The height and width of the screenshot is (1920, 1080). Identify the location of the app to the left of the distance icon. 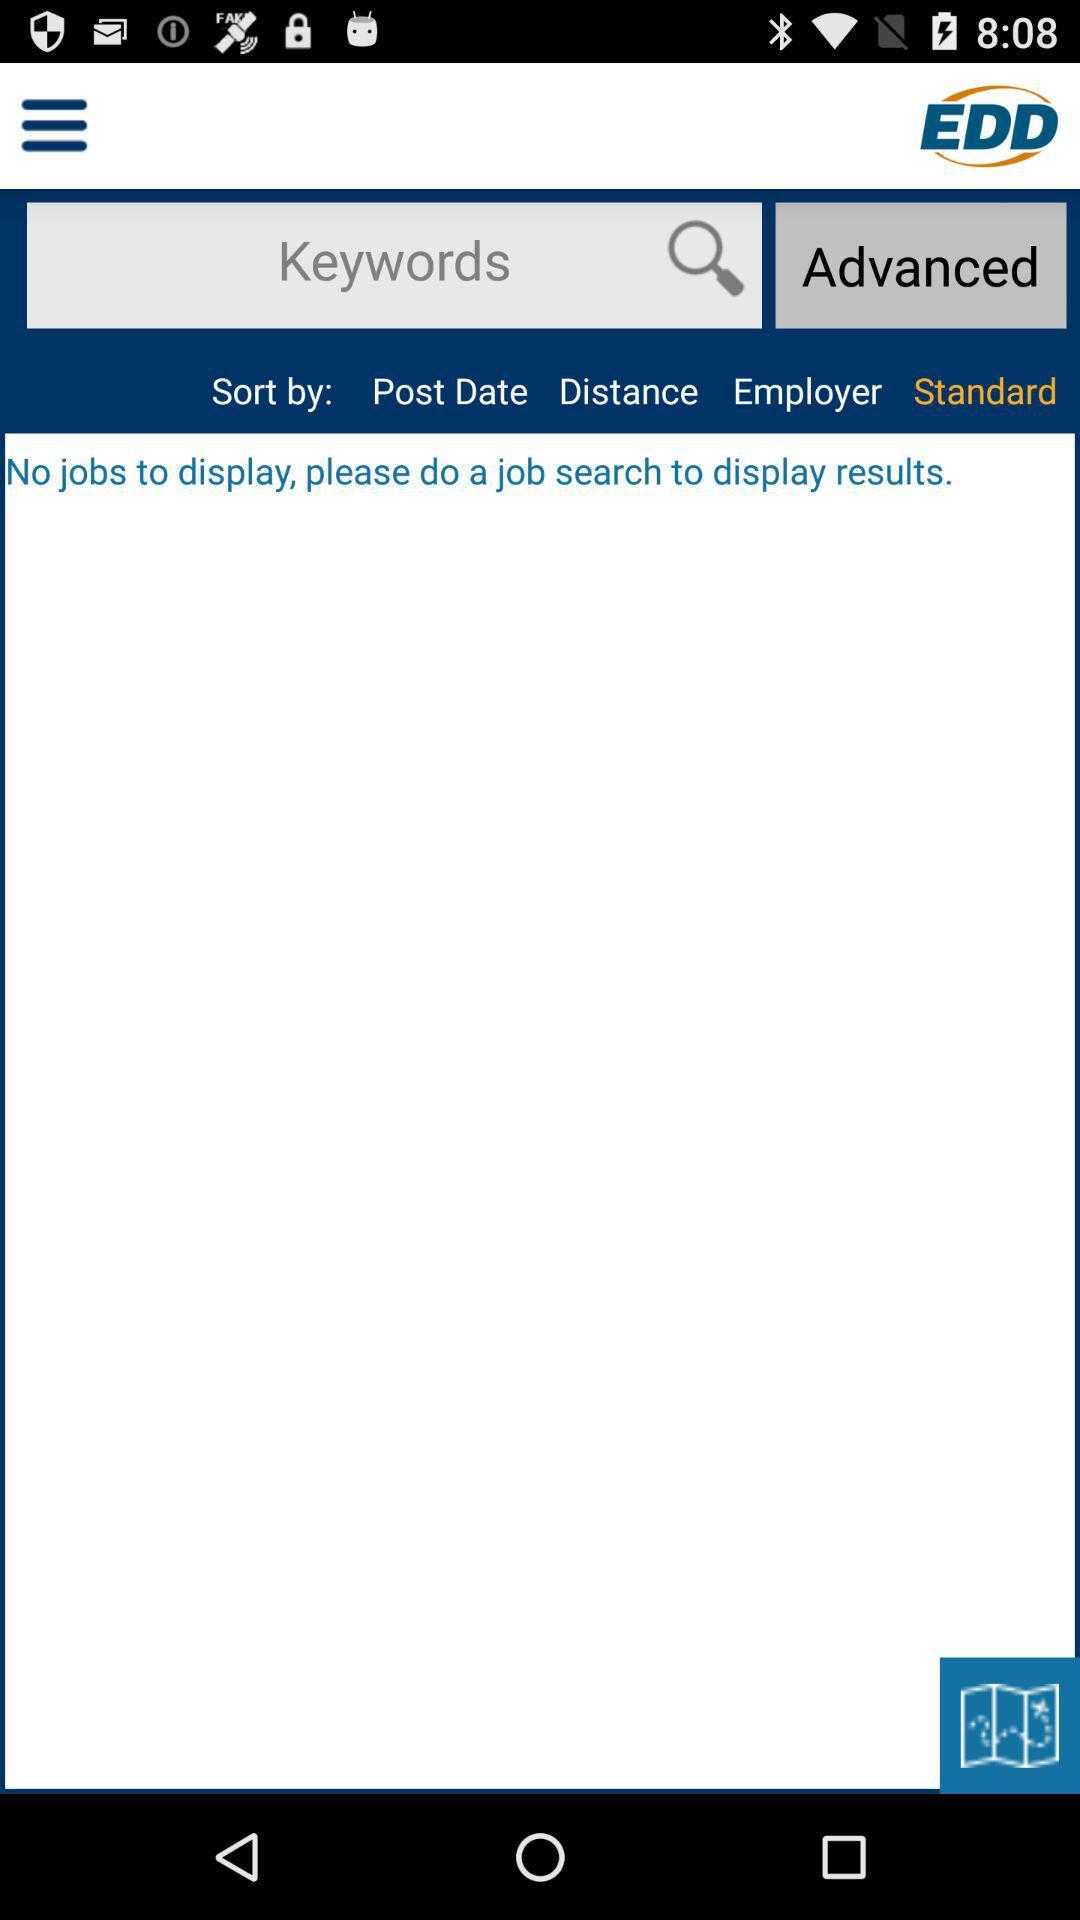
(450, 390).